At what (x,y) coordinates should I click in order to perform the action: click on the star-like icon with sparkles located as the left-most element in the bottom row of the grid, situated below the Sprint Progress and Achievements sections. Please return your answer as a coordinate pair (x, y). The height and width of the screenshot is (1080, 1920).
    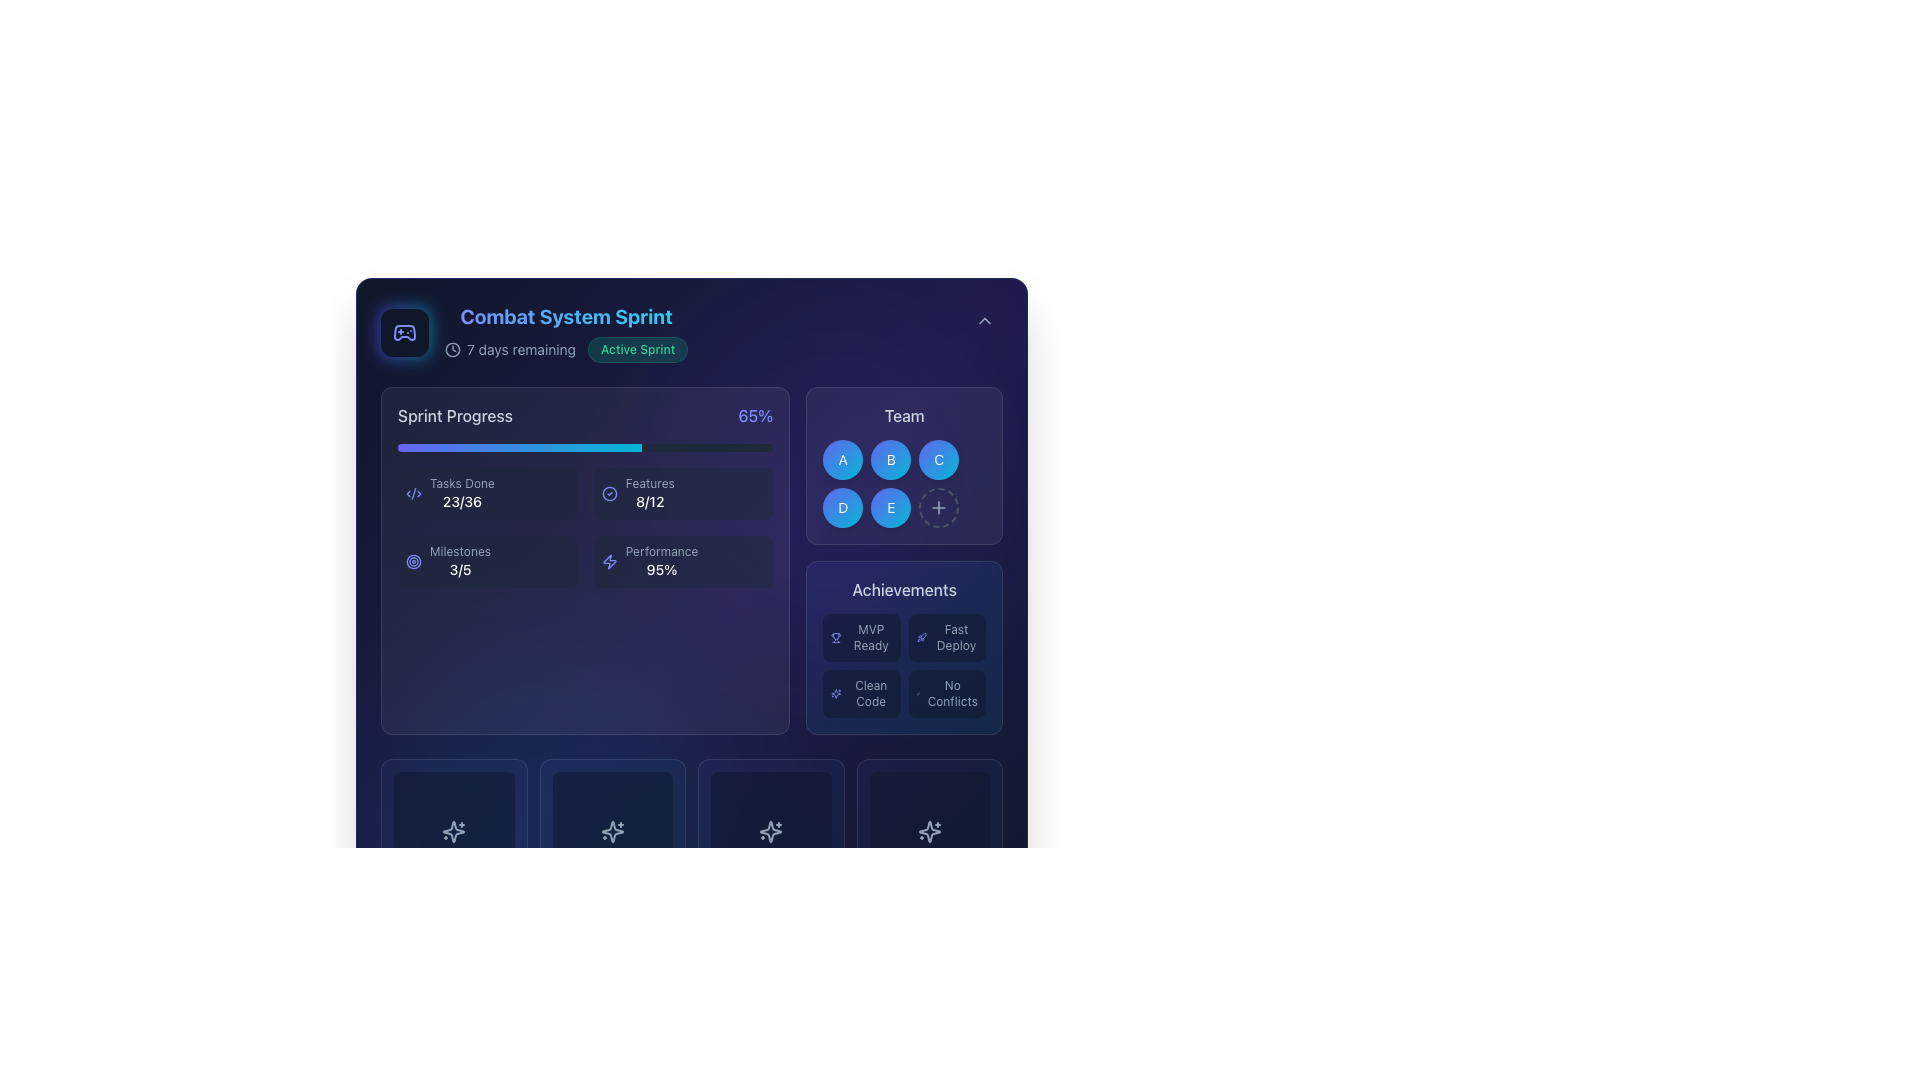
    Looking at the image, I should click on (453, 832).